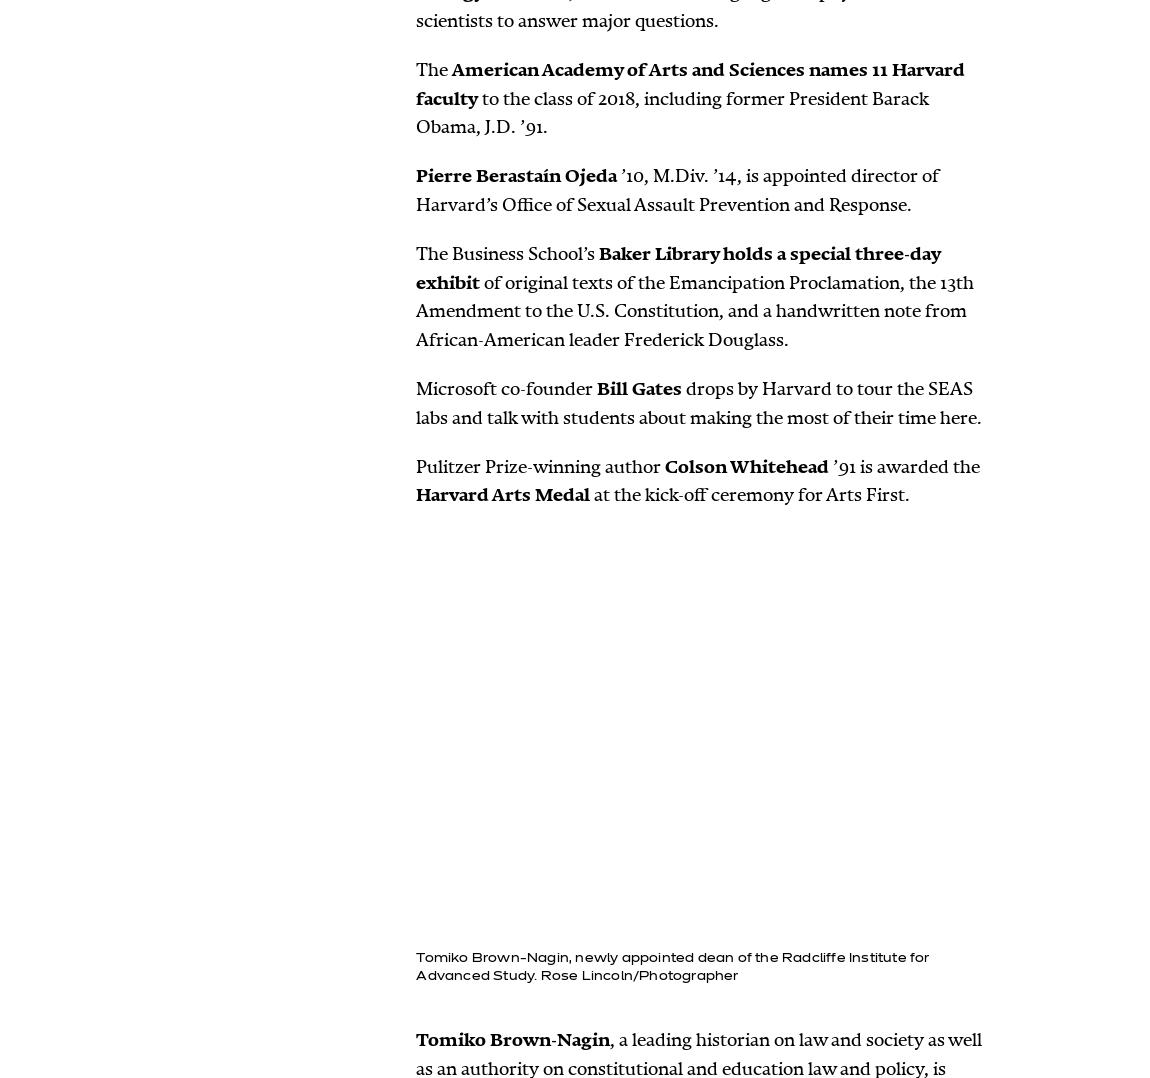  Describe the element at coordinates (506, 388) in the screenshot. I see `'Microsoft co-founder'` at that location.